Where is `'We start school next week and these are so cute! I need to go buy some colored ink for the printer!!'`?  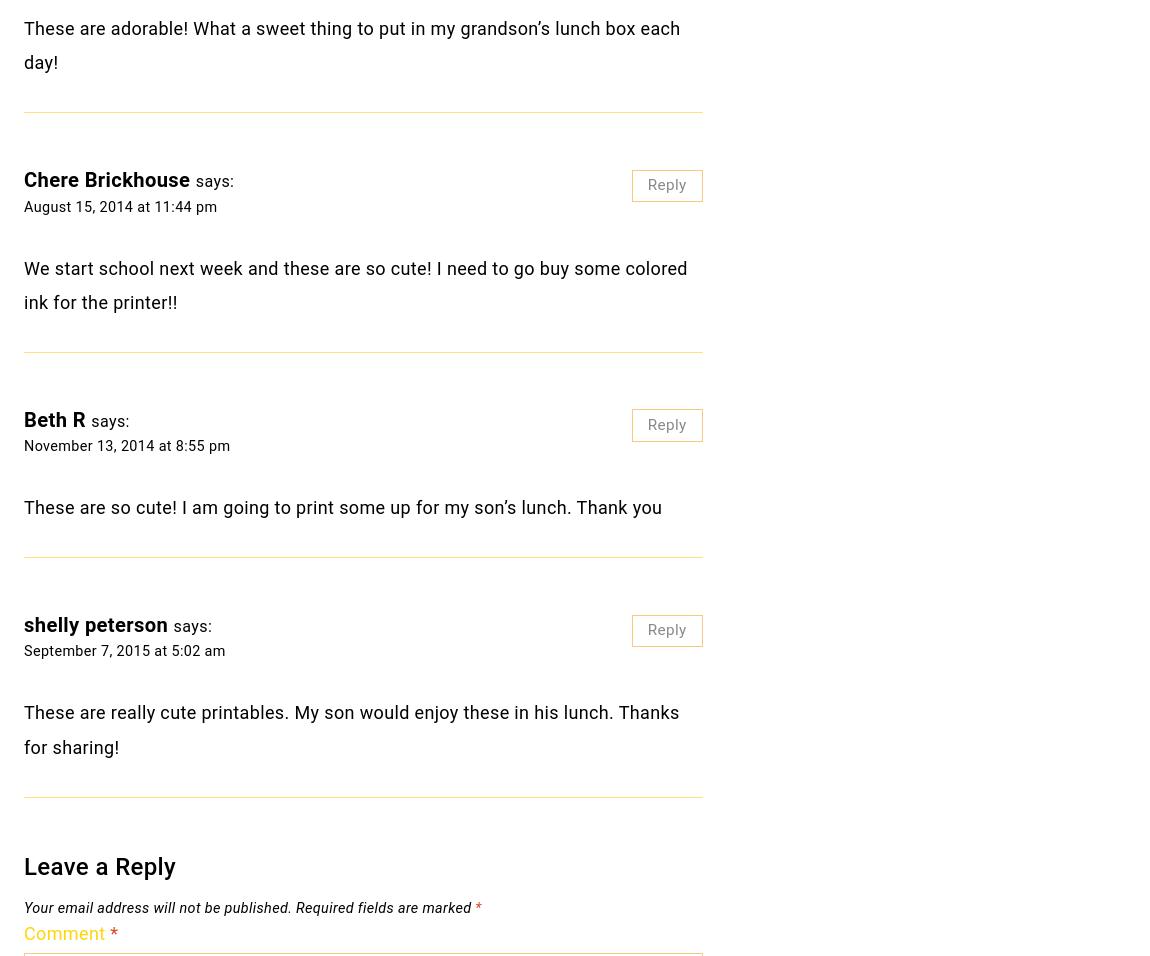
'We start school next week and these are so cute! I need to go buy some colored ink for the printer!!' is located at coordinates (355, 283).